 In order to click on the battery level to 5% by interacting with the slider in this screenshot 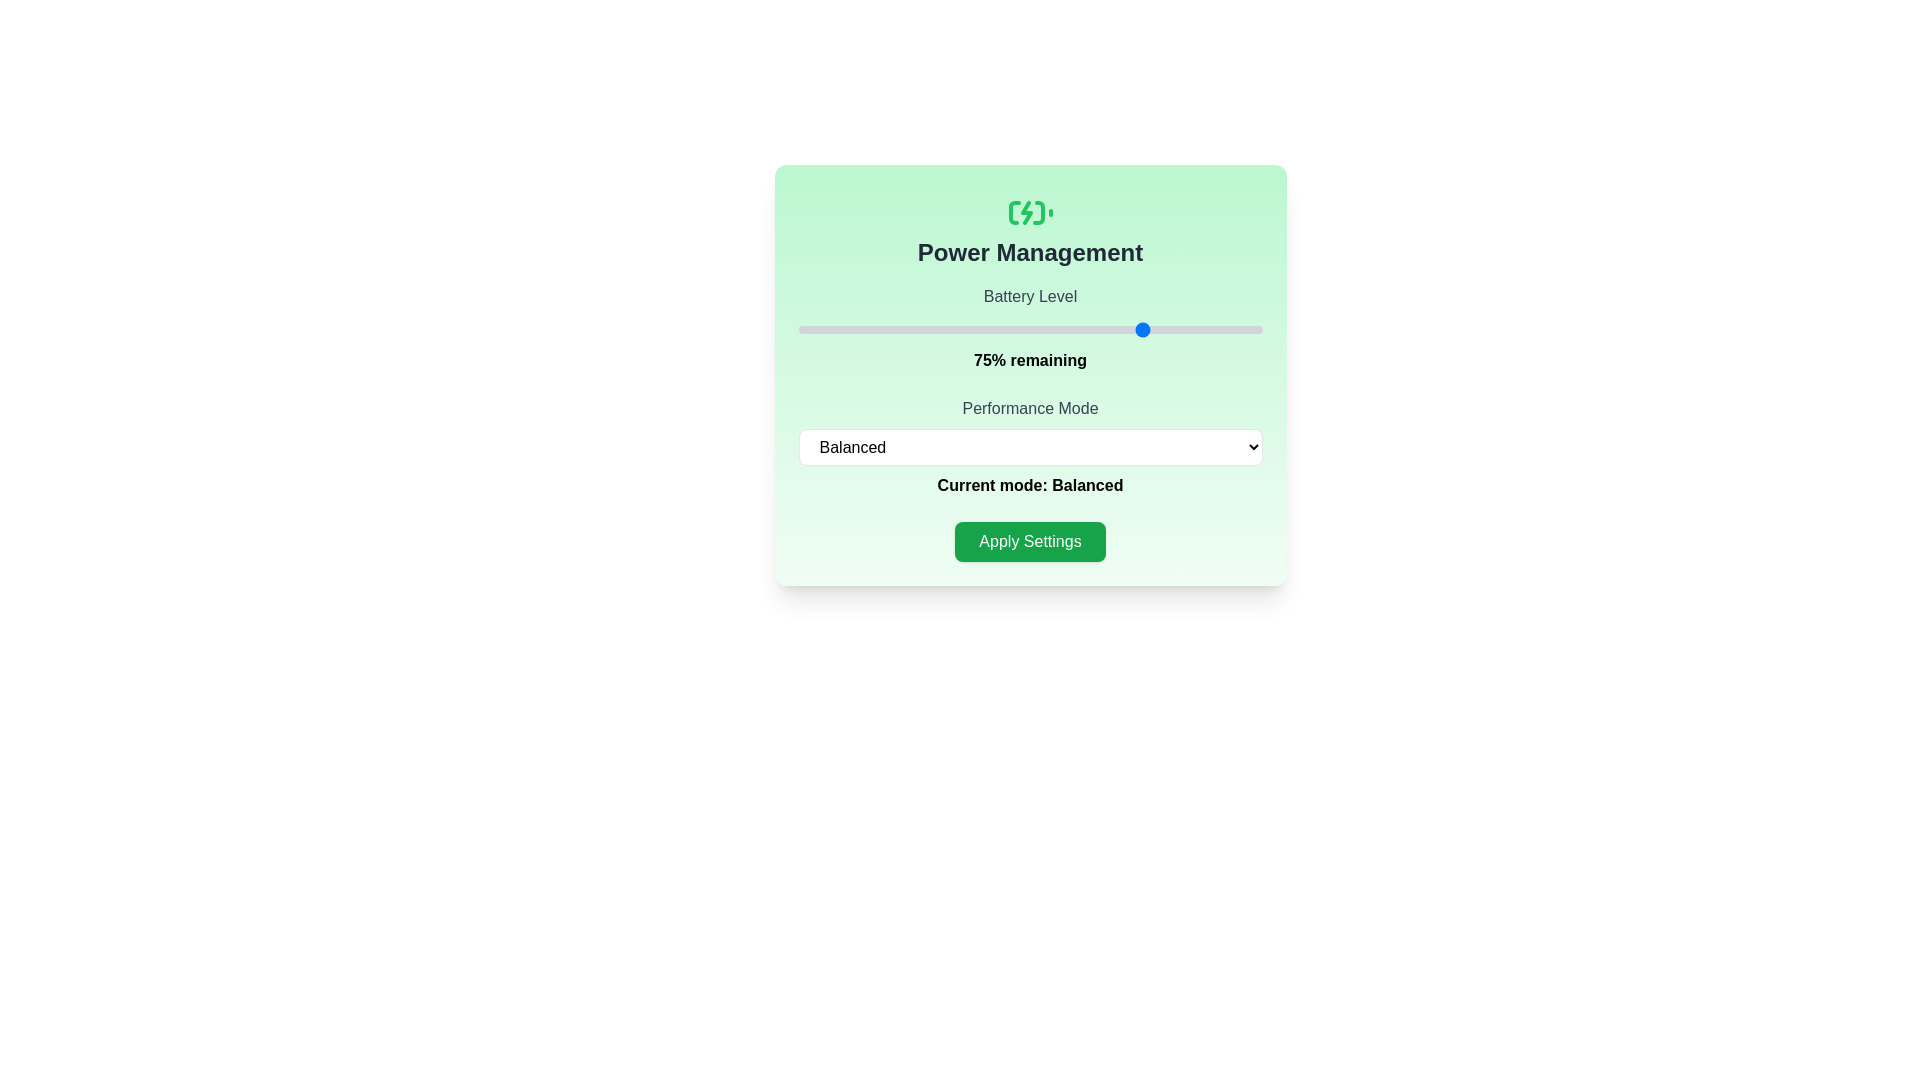, I will do `click(821, 329)`.